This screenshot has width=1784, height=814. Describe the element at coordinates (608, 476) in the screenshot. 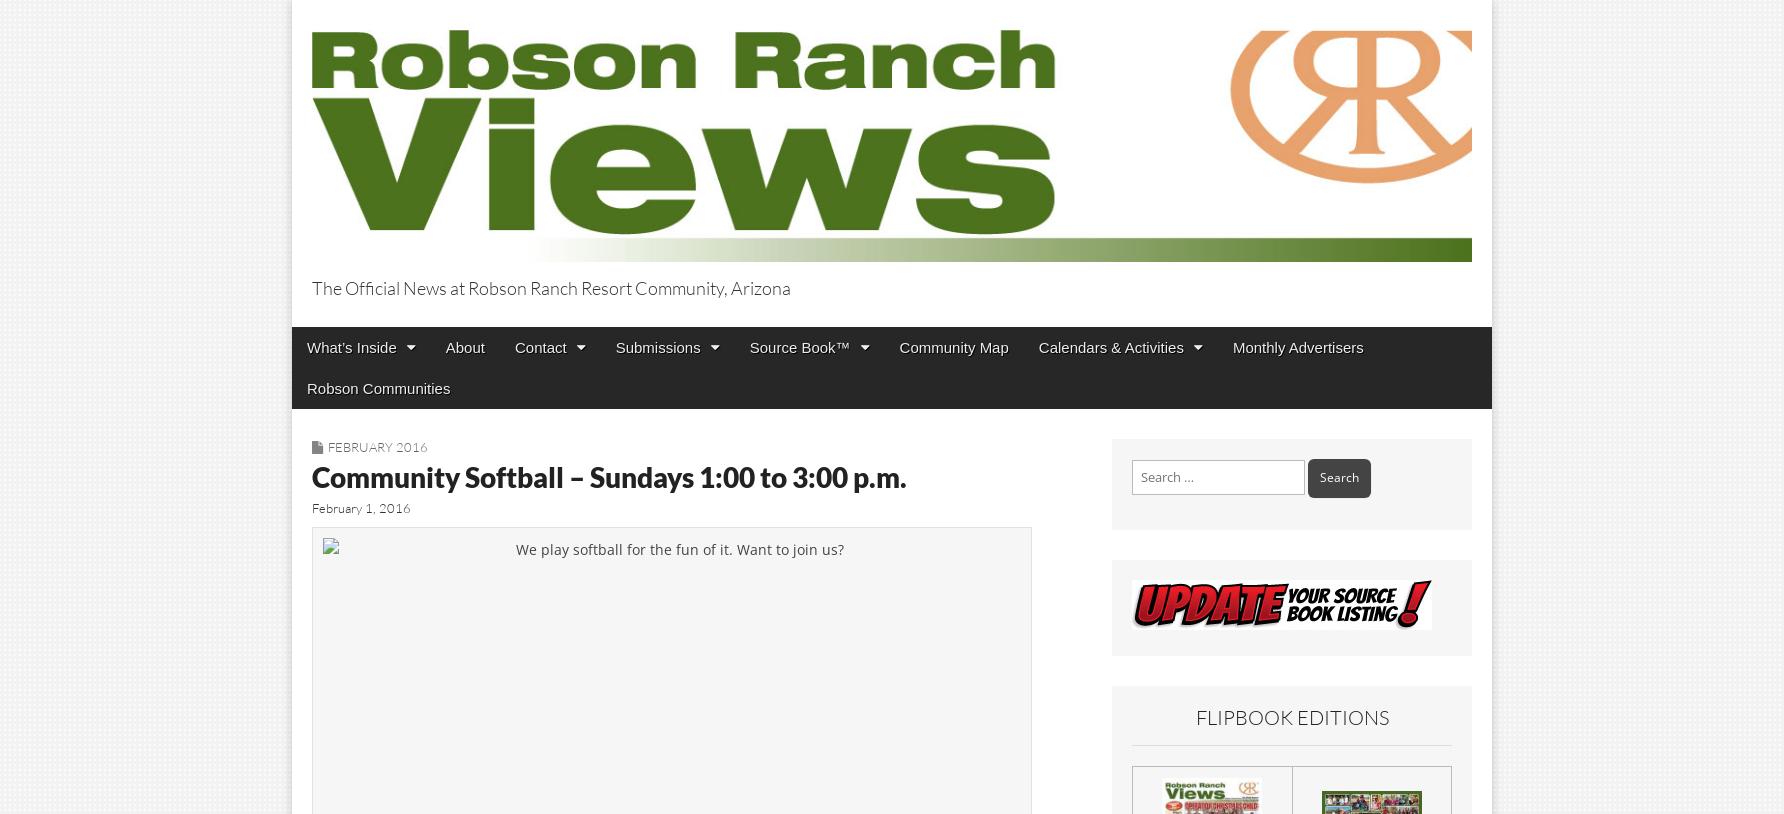

I see `'Community Softball – Sundays 1:00 to 3:00 p.m.'` at that location.